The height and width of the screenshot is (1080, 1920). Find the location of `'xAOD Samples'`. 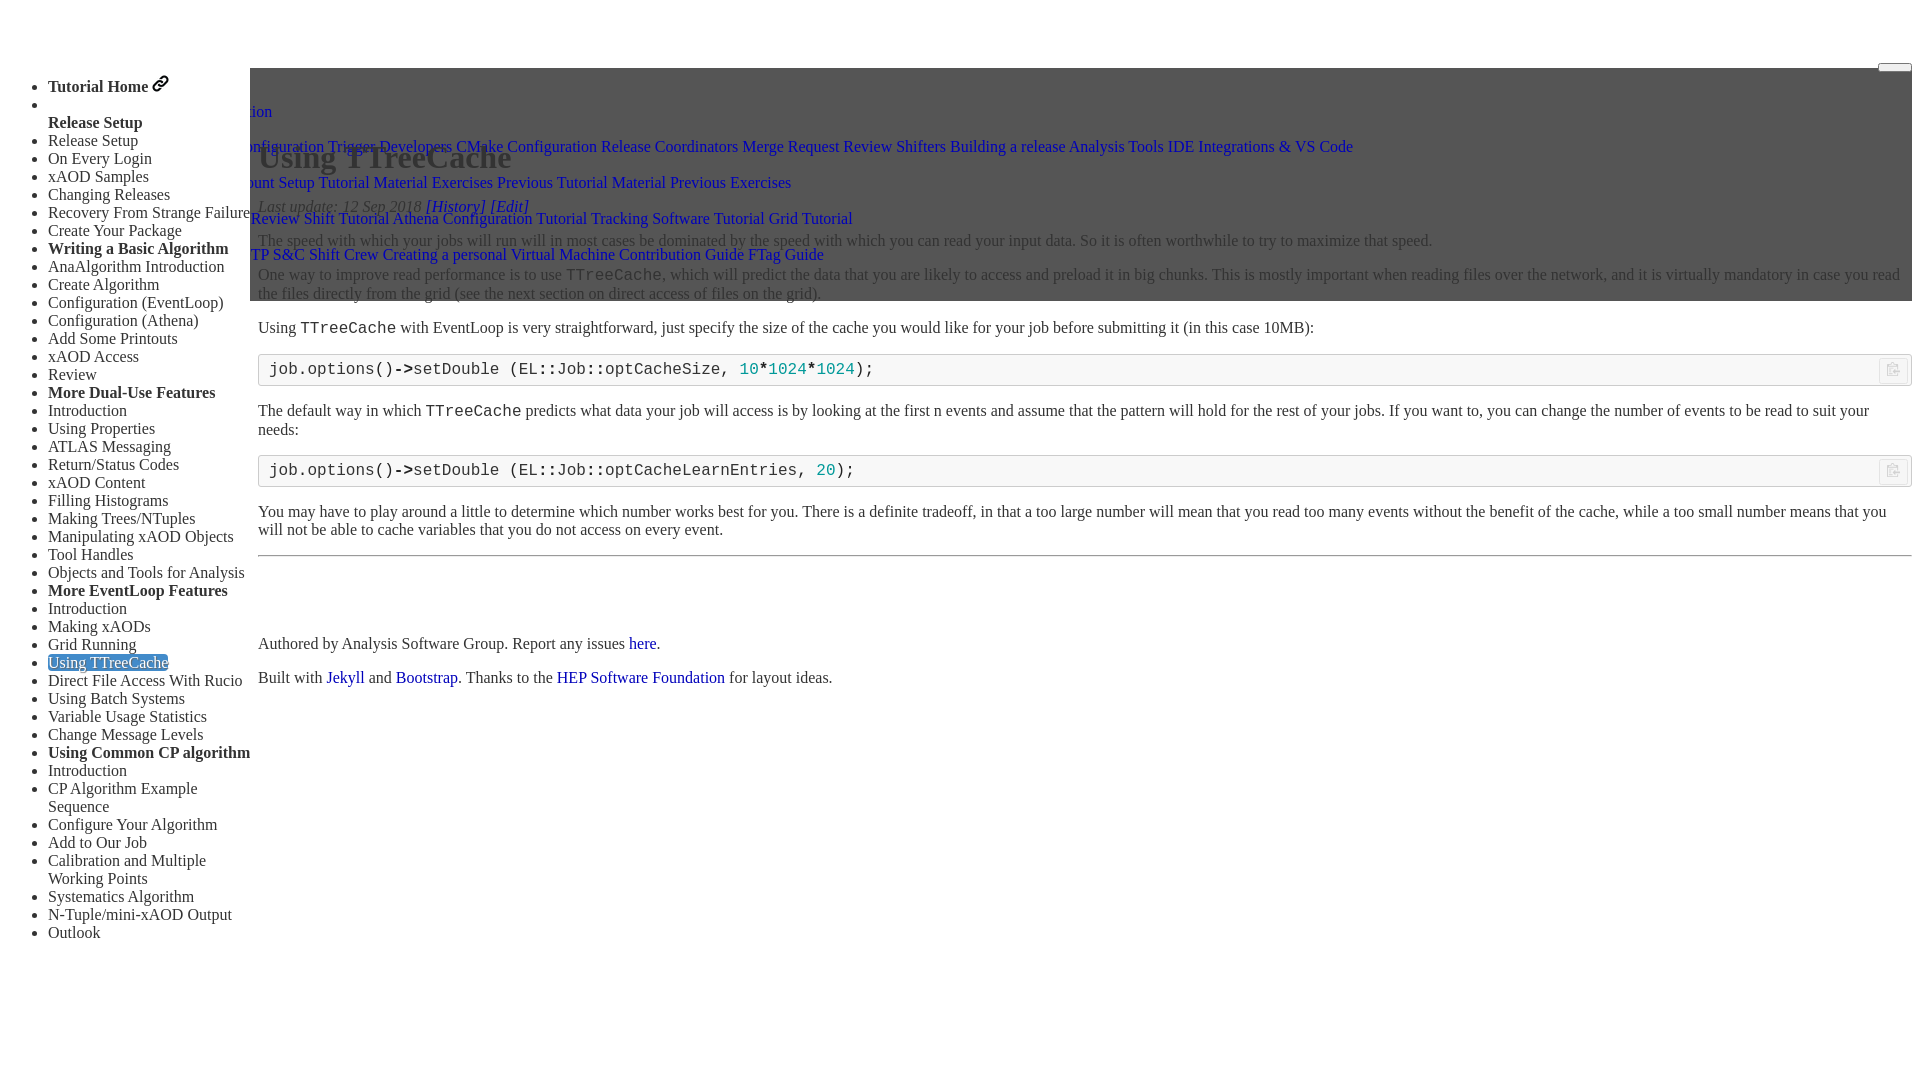

'xAOD Samples' is located at coordinates (97, 175).